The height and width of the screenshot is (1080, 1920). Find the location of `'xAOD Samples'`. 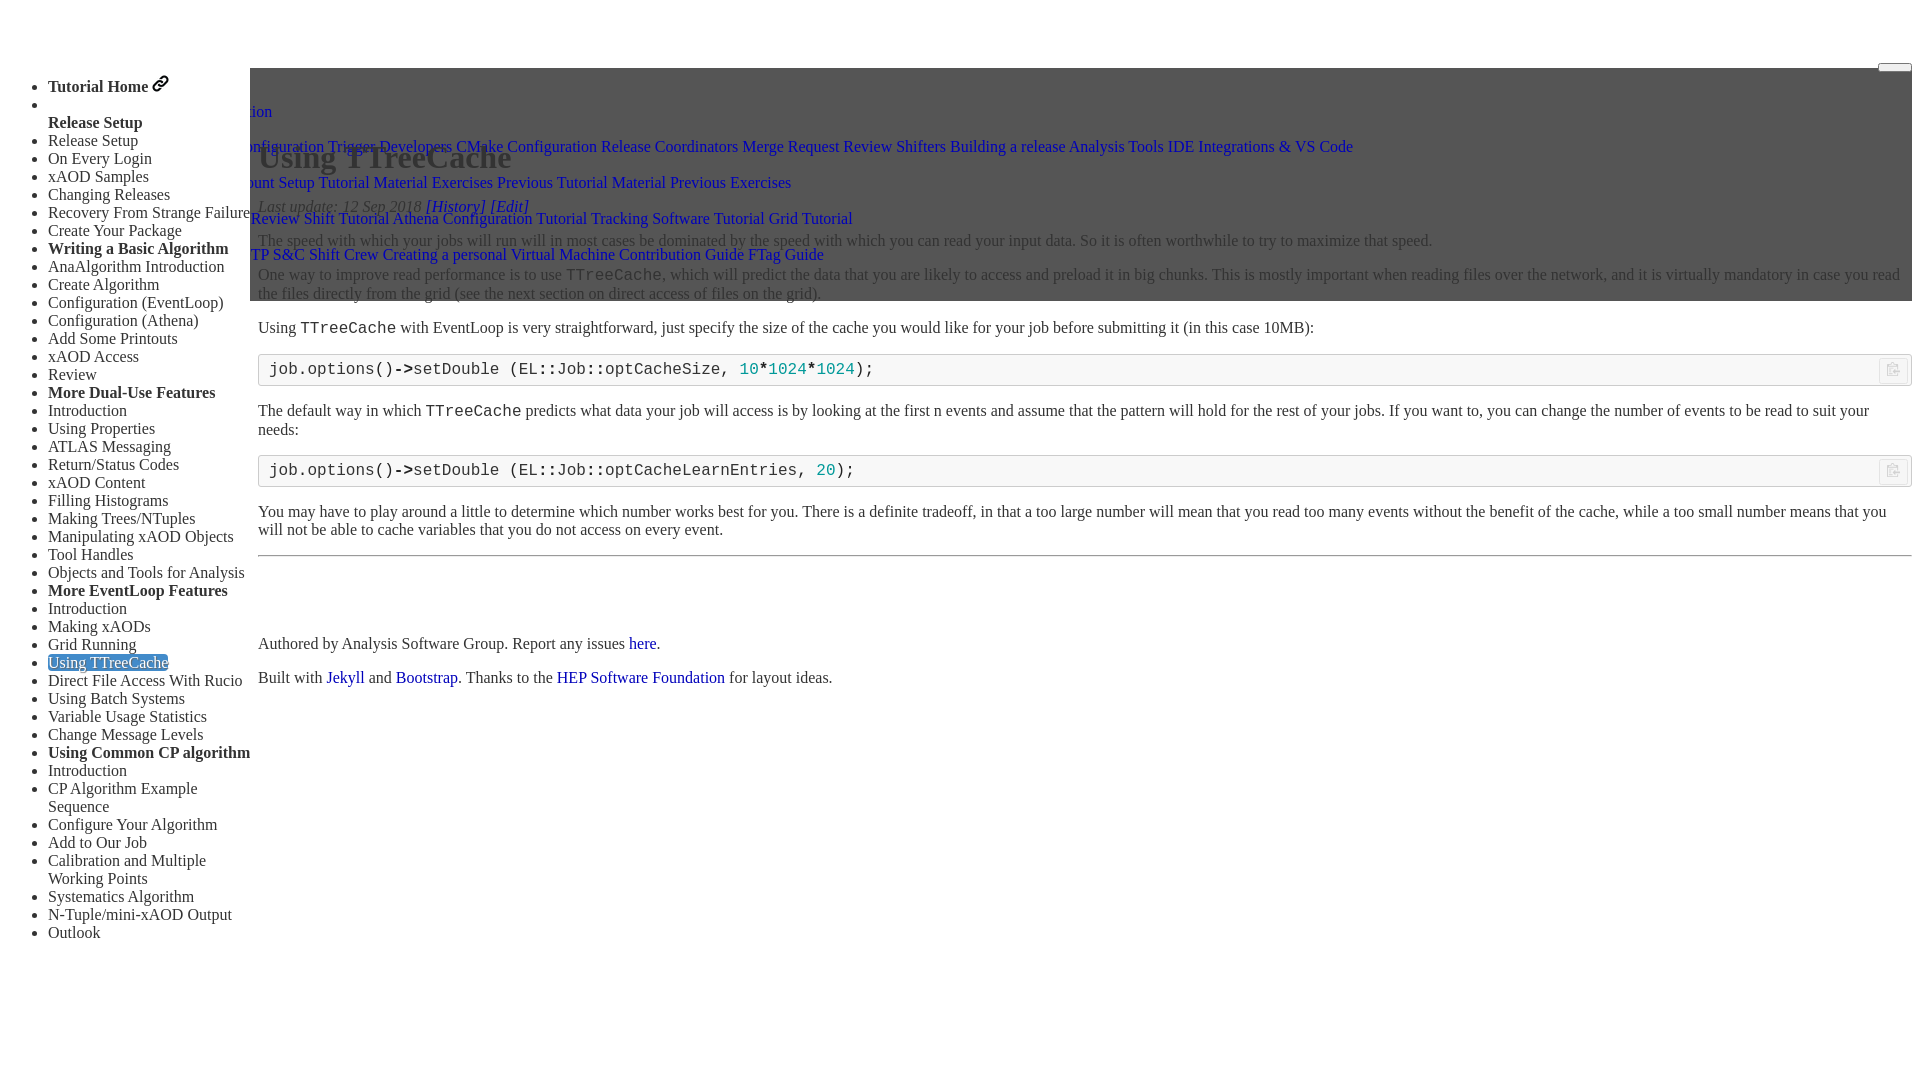

'xAOD Samples' is located at coordinates (97, 175).